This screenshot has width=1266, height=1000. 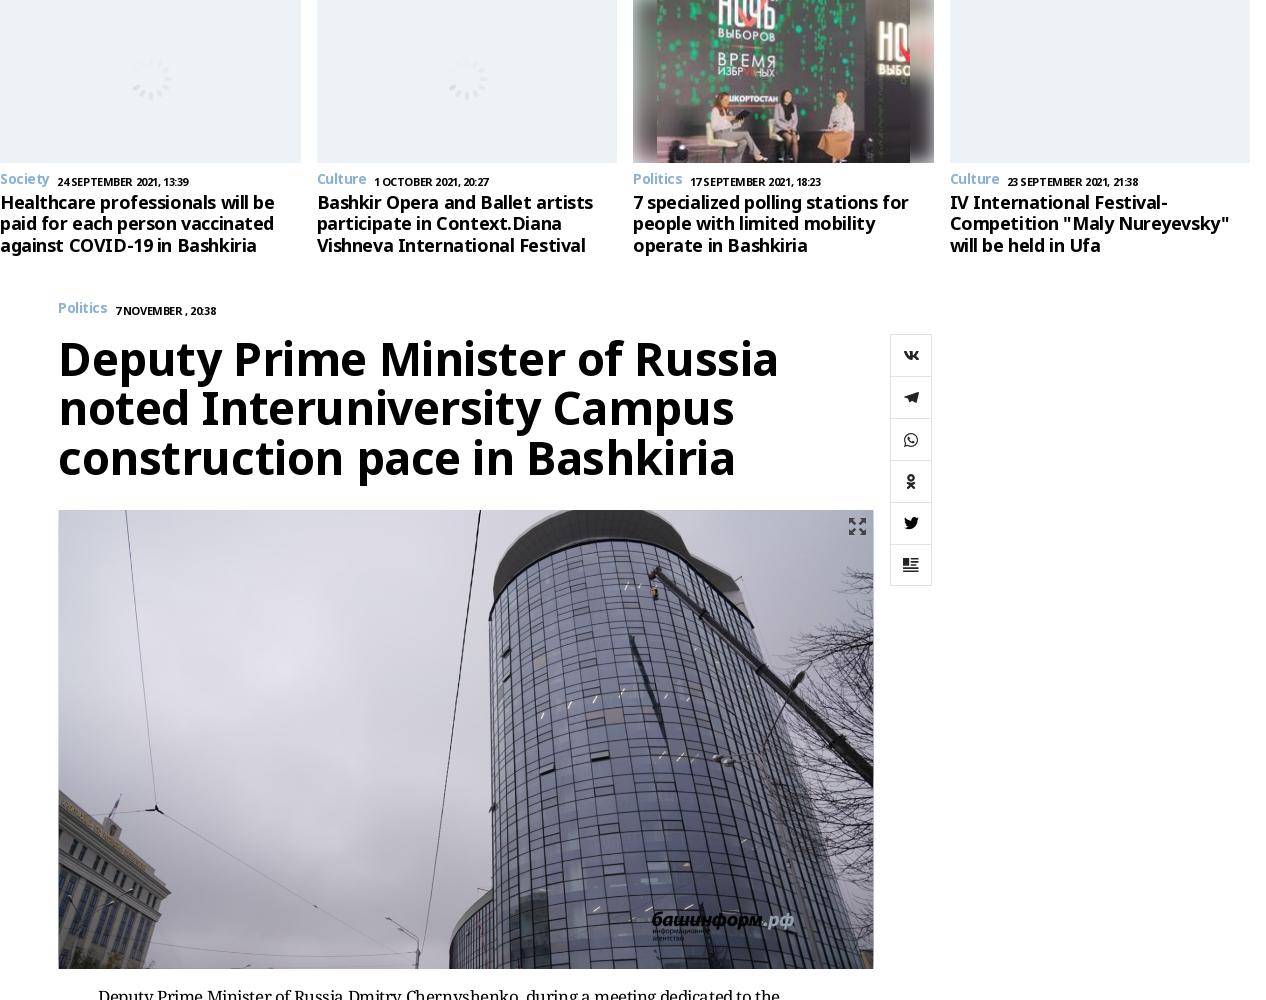 I want to click on 'Society', so click(x=23, y=178).